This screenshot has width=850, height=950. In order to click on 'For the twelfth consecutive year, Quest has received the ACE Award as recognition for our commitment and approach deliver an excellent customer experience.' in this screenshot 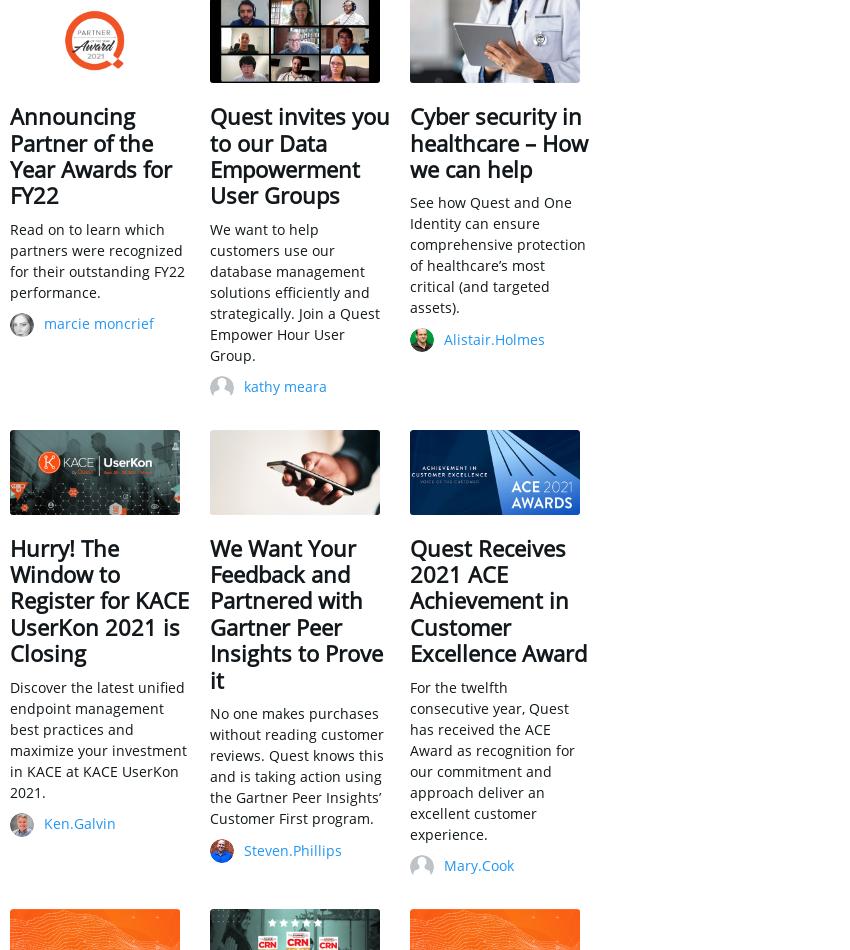, I will do `click(492, 759)`.